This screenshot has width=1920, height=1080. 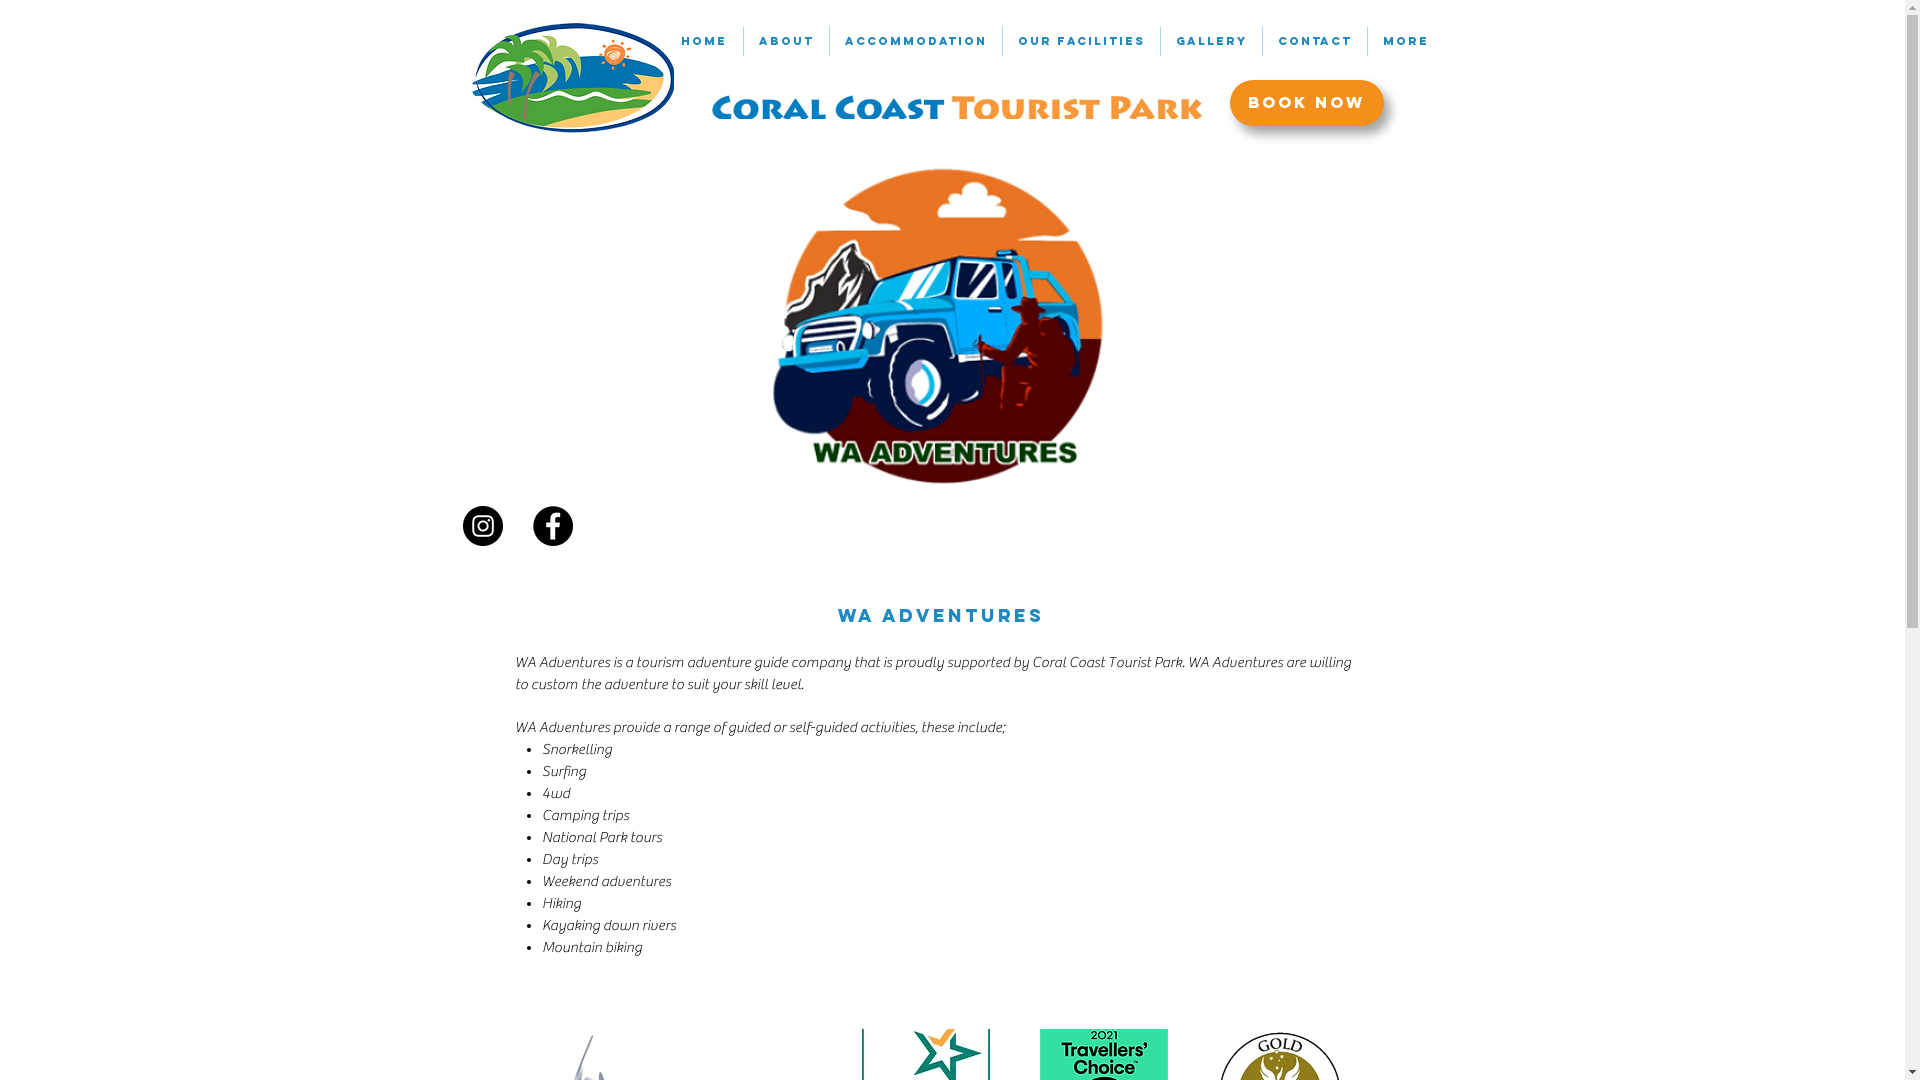 What do you see at coordinates (915, 41) in the screenshot?
I see `'ACCOMMODATION'` at bounding box center [915, 41].